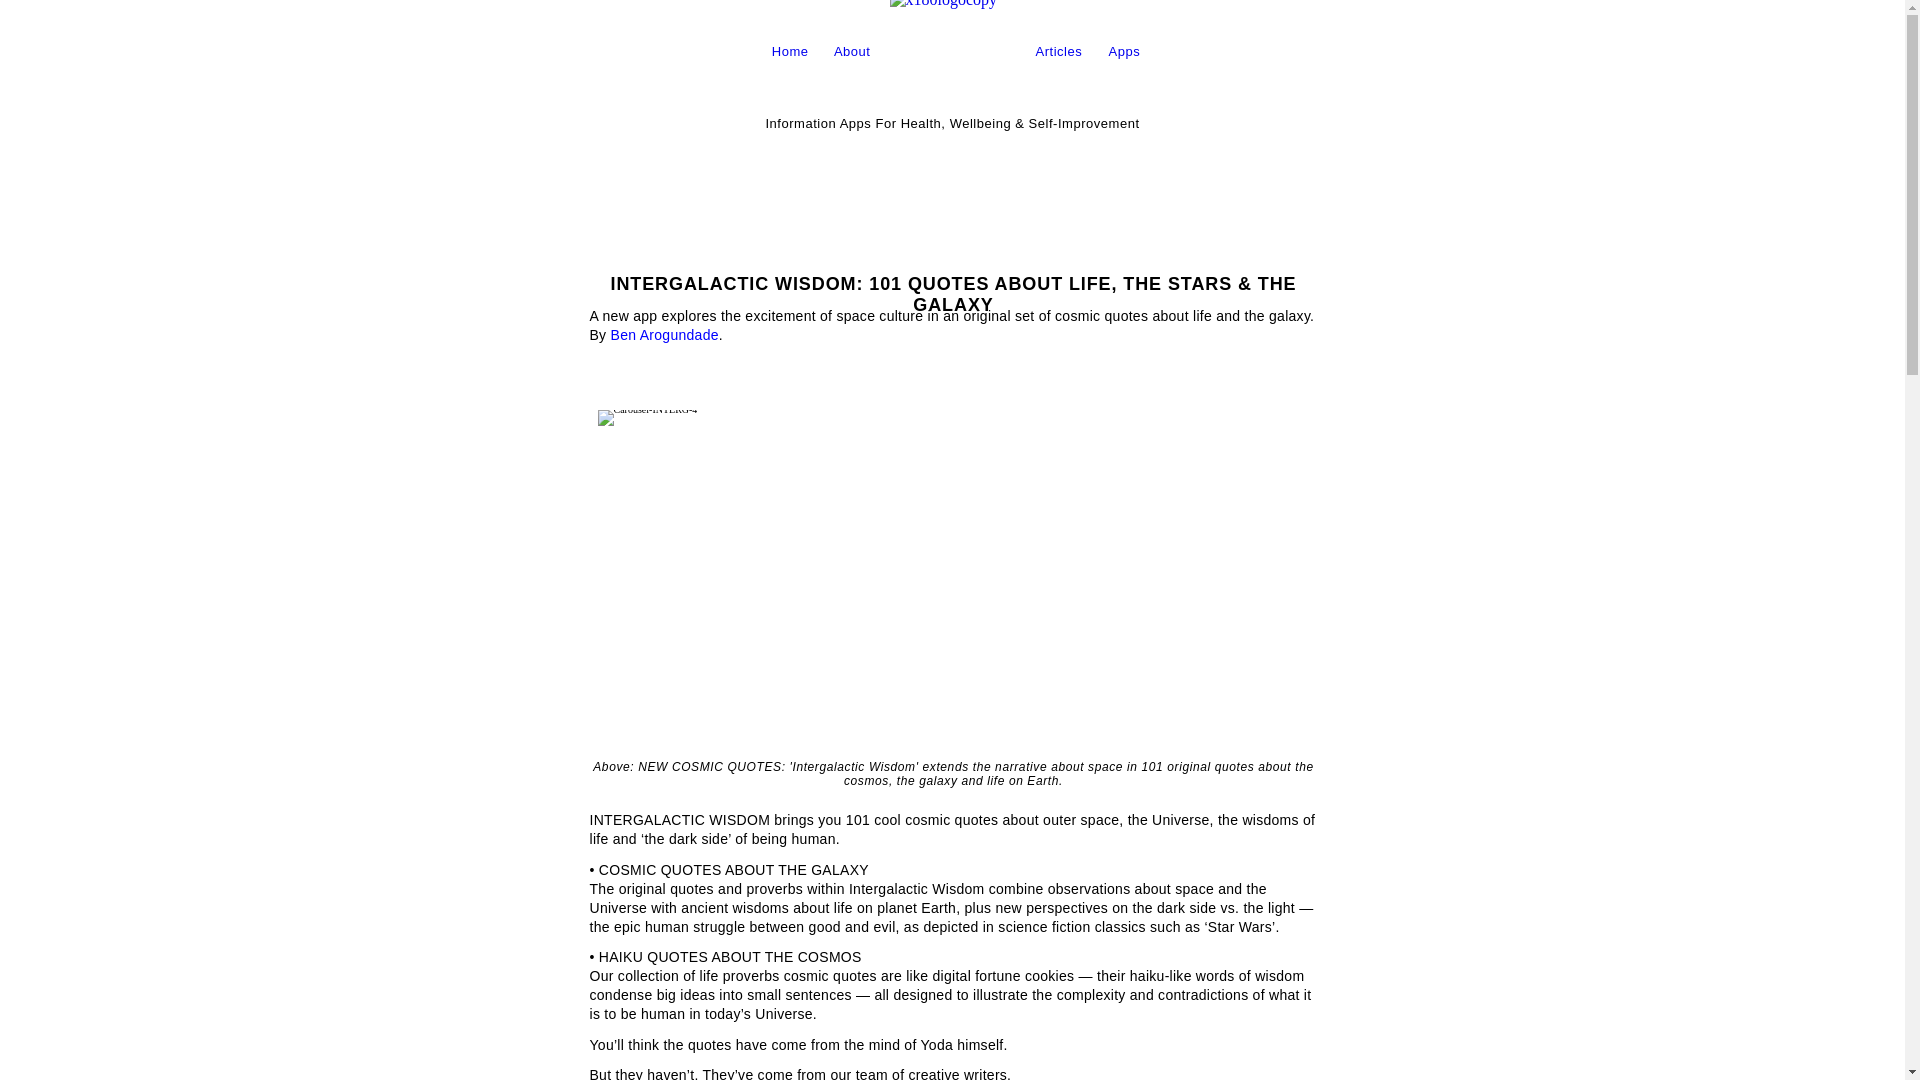  What do you see at coordinates (1107, 50) in the screenshot?
I see `'Apps'` at bounding box center [1107, 50].